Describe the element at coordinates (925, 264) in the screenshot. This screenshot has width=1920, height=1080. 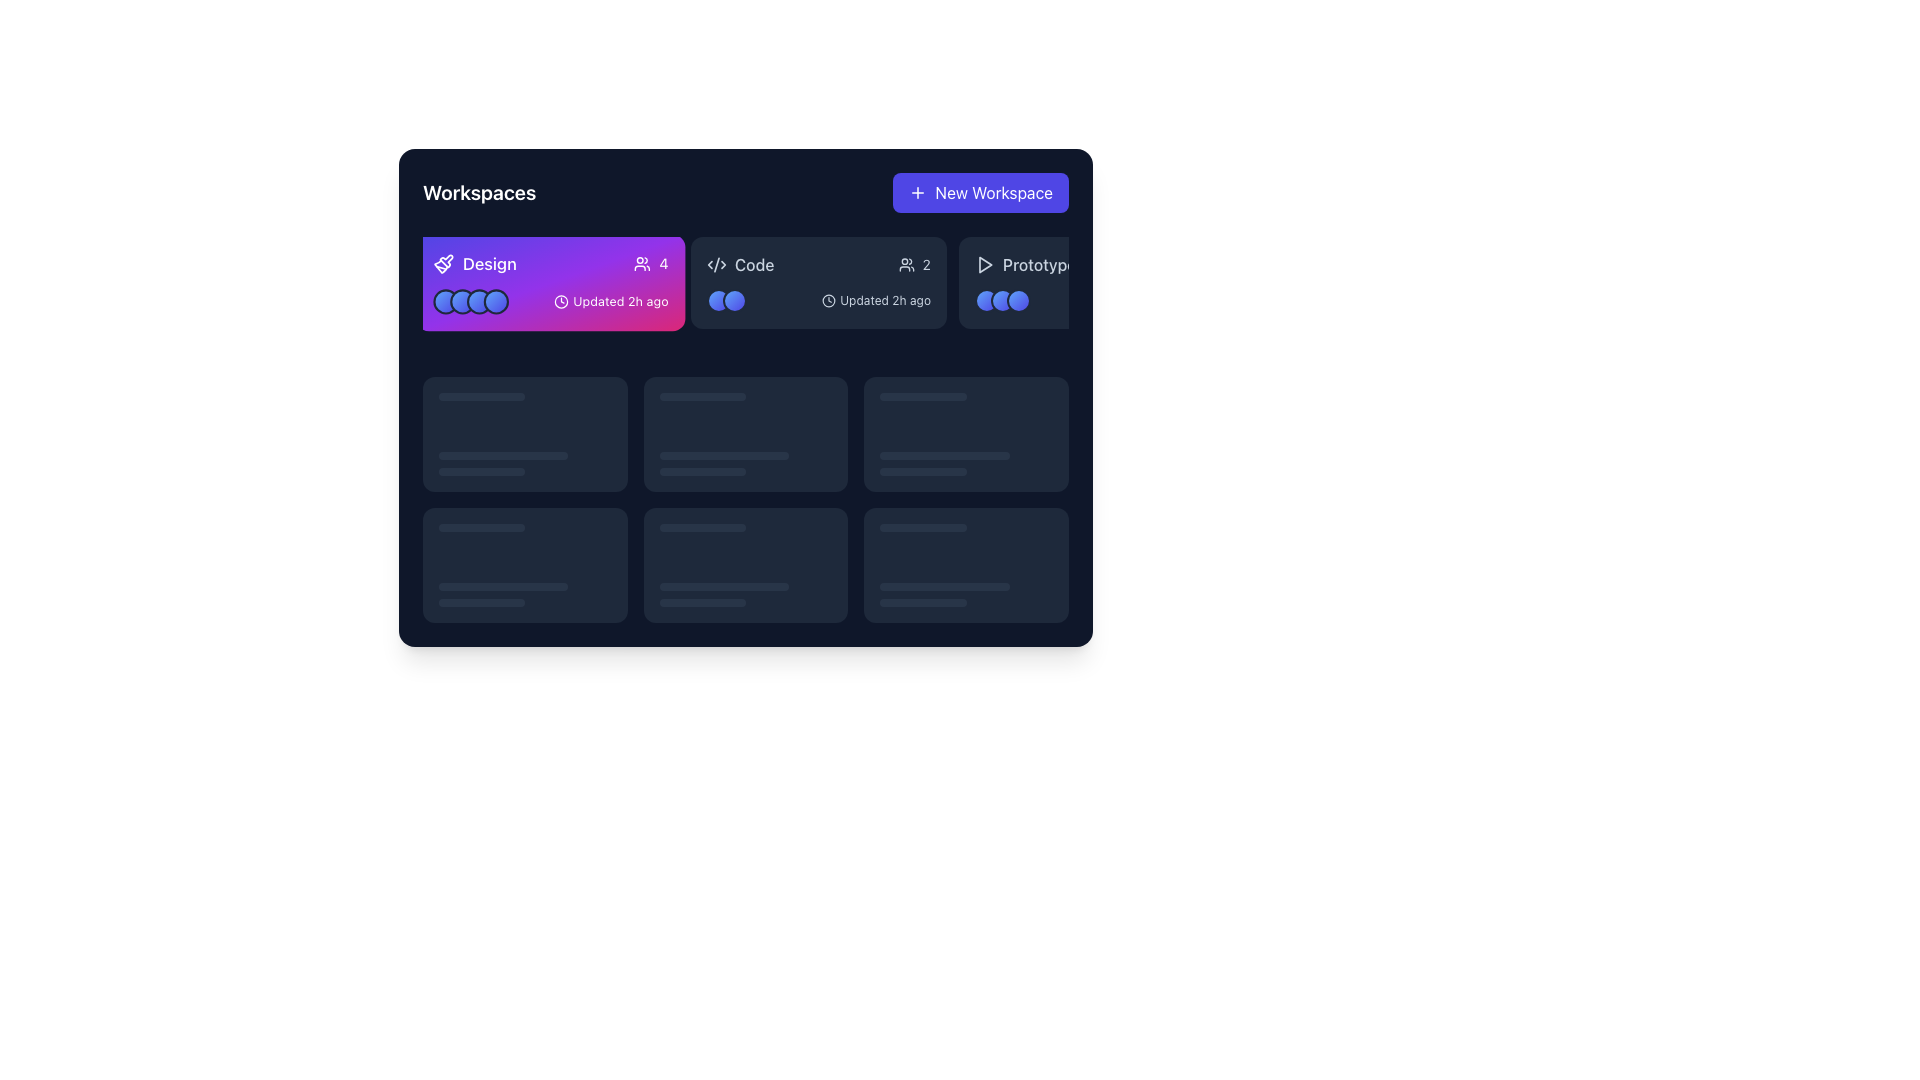
I see `the numeric text label '2' styled with class 'text-sm', located in the top-right corner of the 'Code' workspace section, next to the group icon` at that location.